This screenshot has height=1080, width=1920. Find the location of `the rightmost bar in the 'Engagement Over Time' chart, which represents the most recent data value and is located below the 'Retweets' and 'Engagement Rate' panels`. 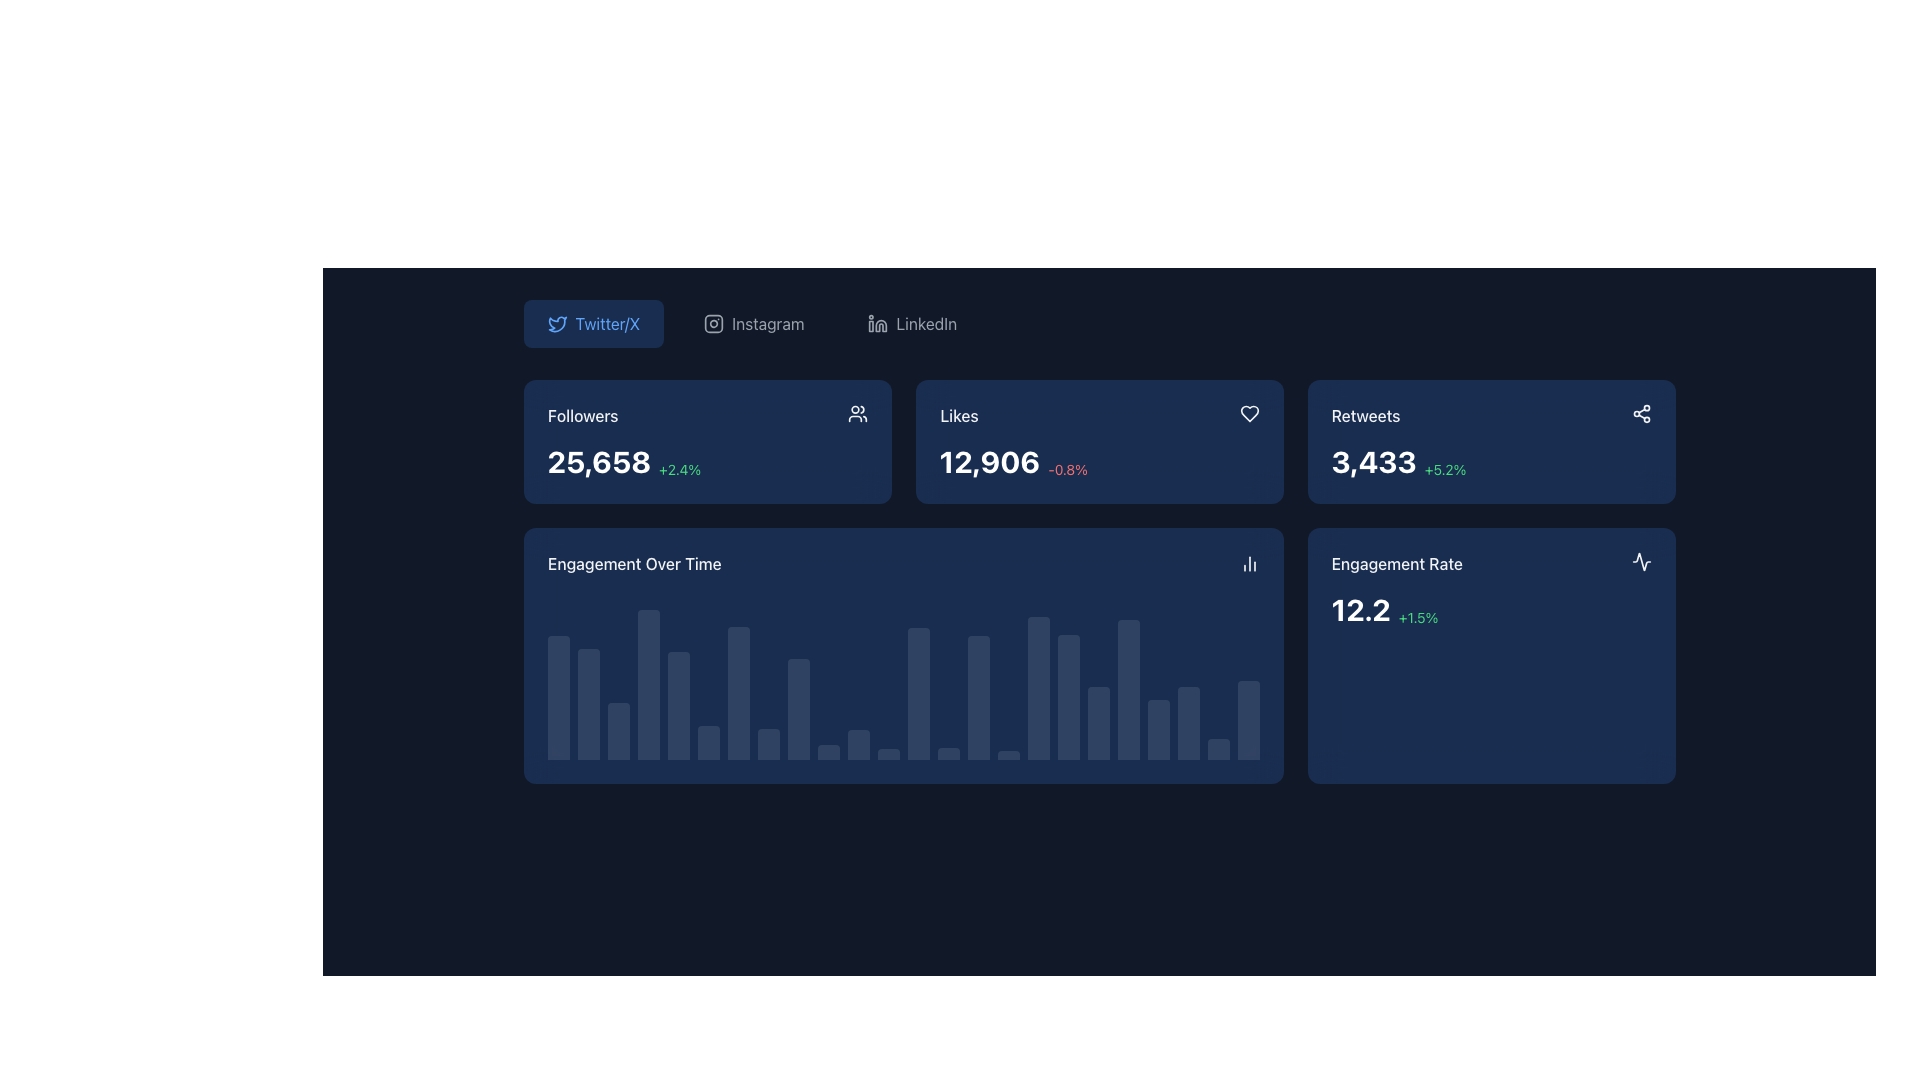

the rightmost bar in the 'Engagement Over Time' chart, which represents the most recent data value and is located below the 'Retweets' and 'Engagement Rate' panels is located at coordinates (1247, 720).